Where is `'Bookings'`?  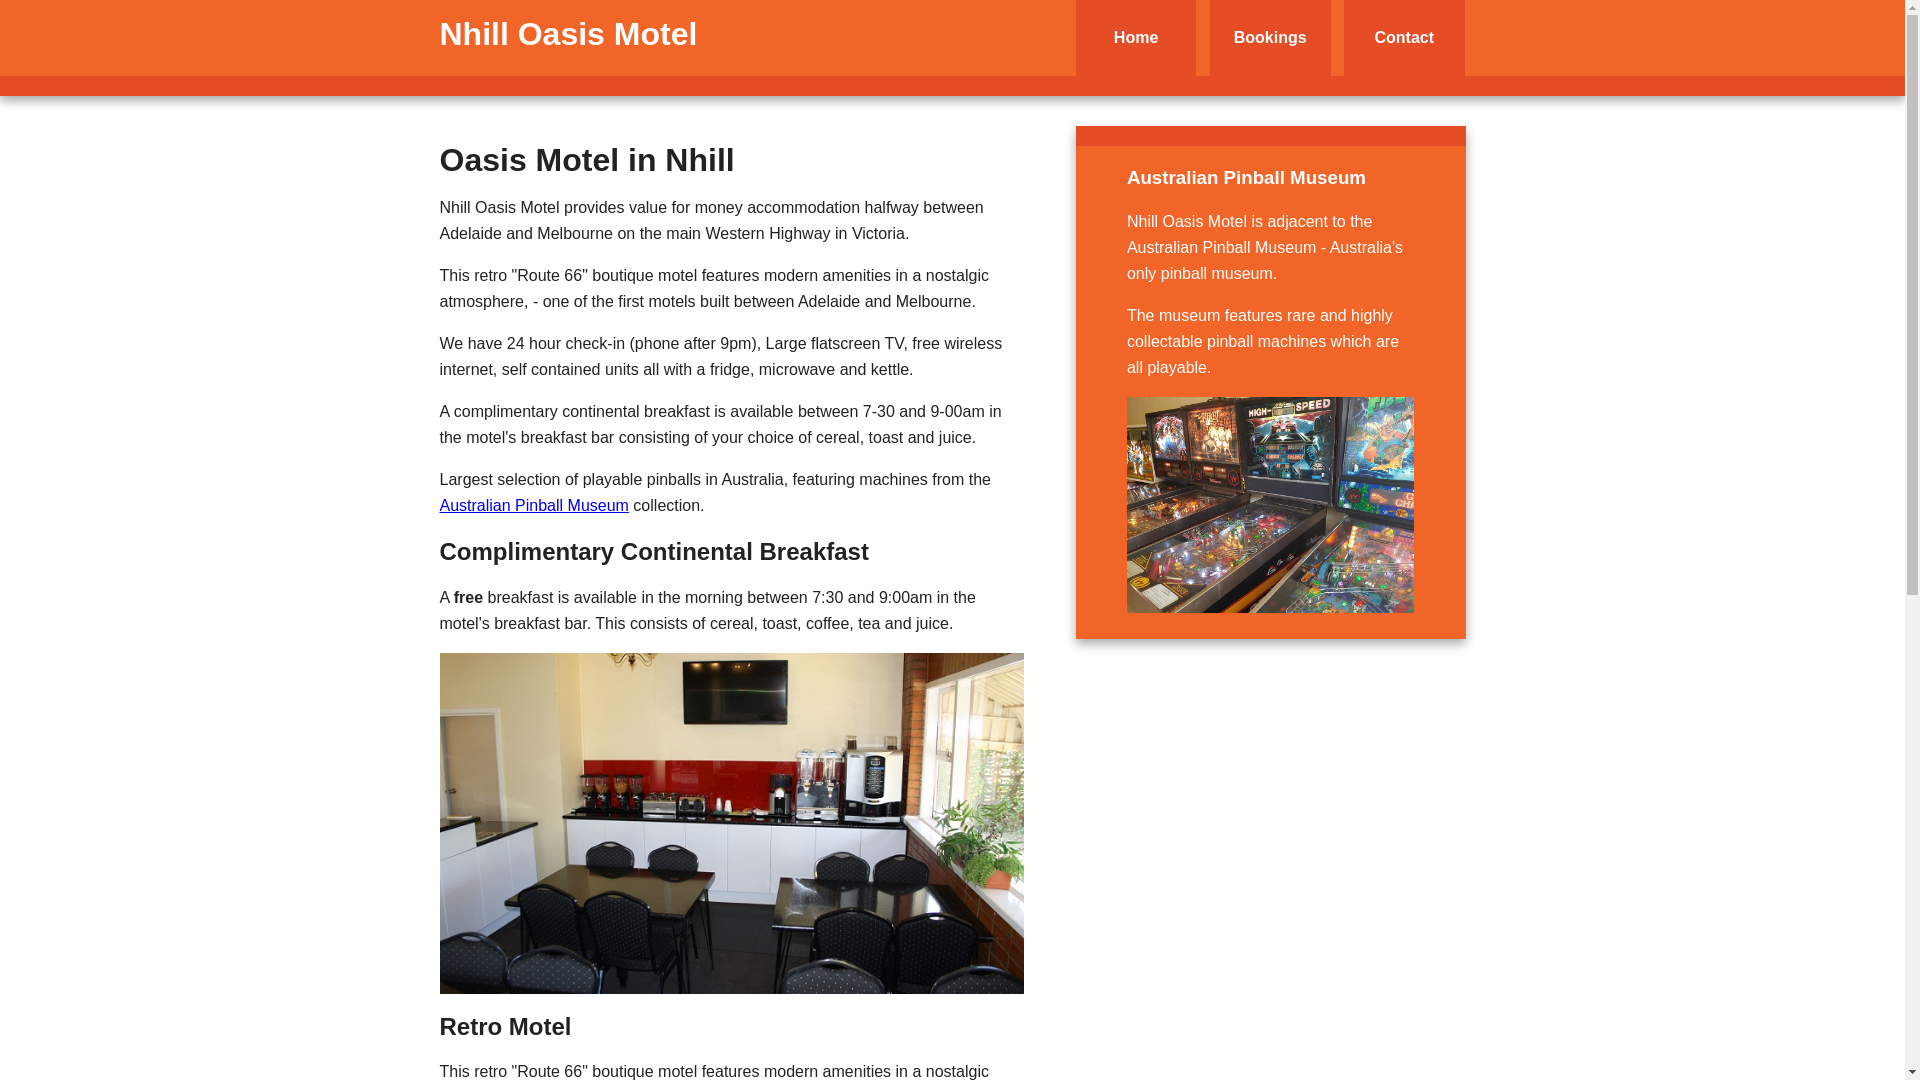 'Bookings' is located at coordinates (1269, 38).